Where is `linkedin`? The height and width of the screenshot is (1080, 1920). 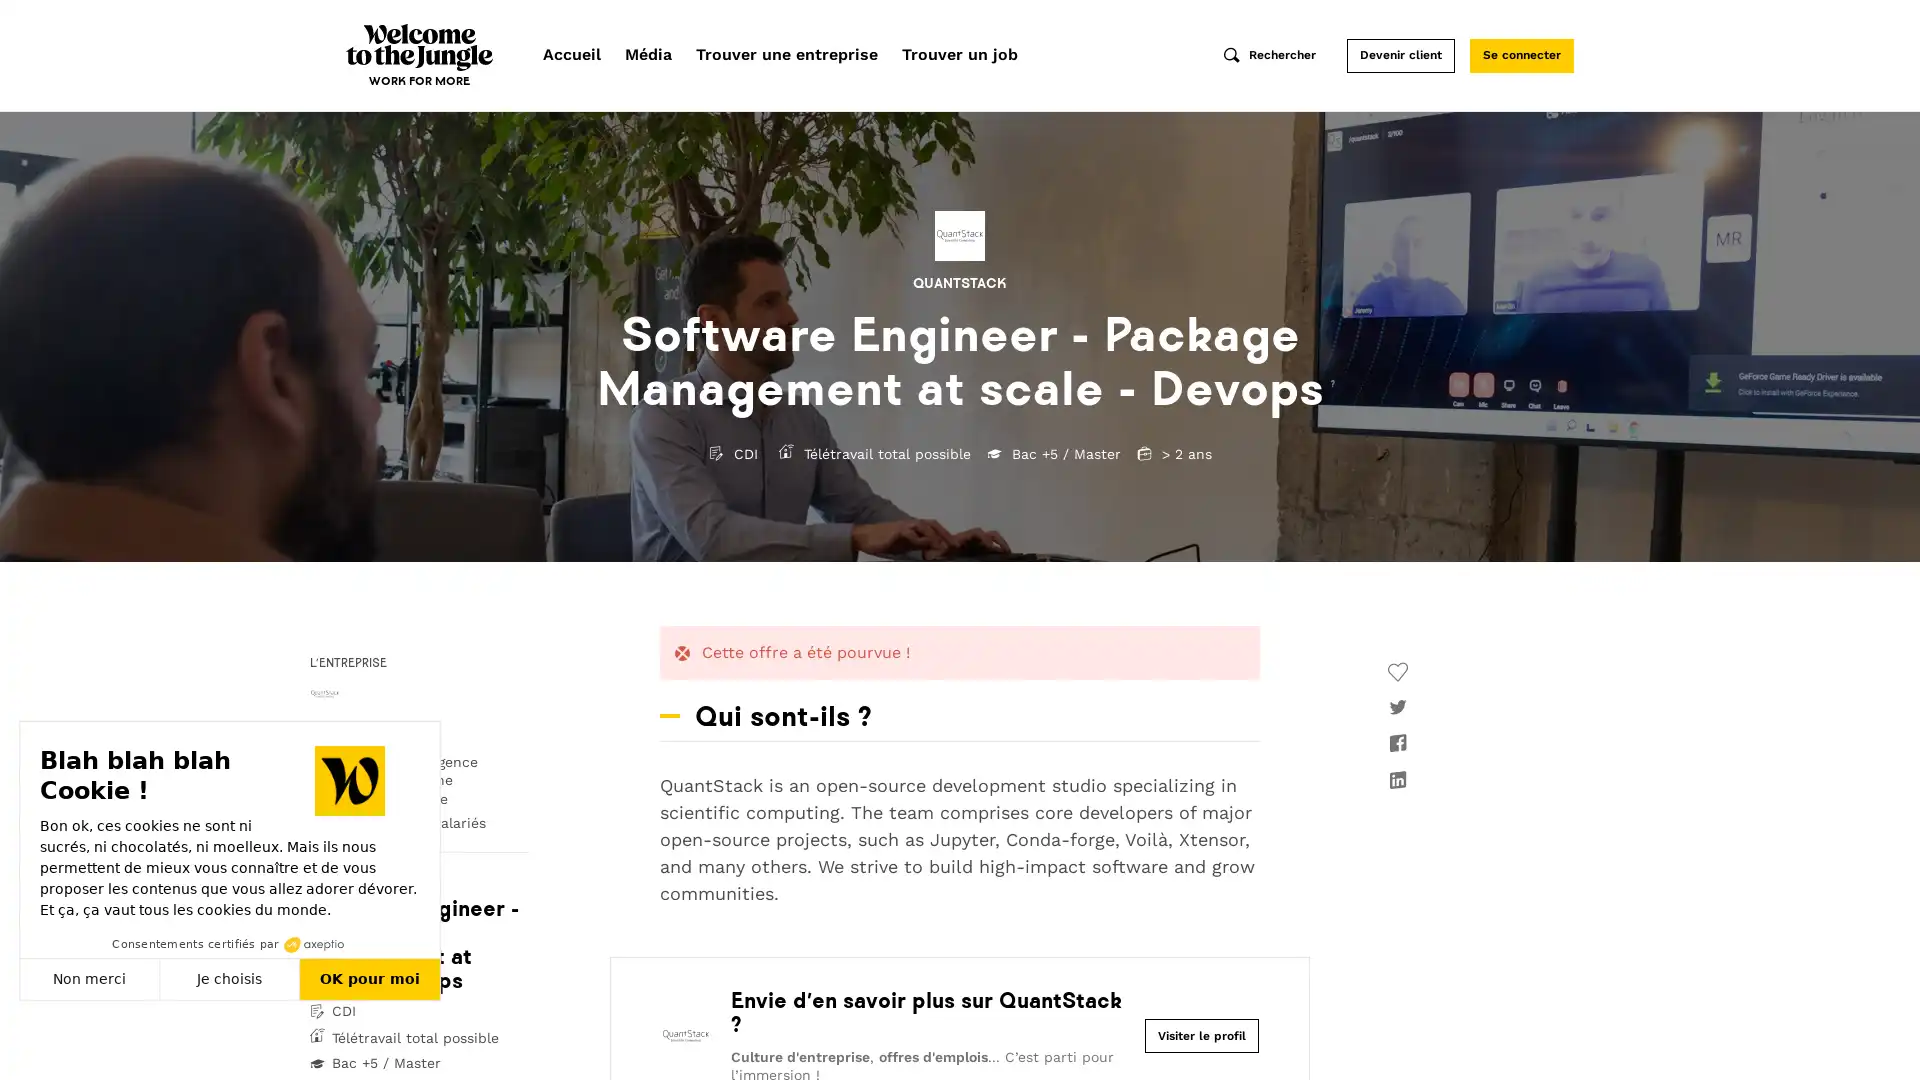
linkedin is located at coordinates (1396, 781).